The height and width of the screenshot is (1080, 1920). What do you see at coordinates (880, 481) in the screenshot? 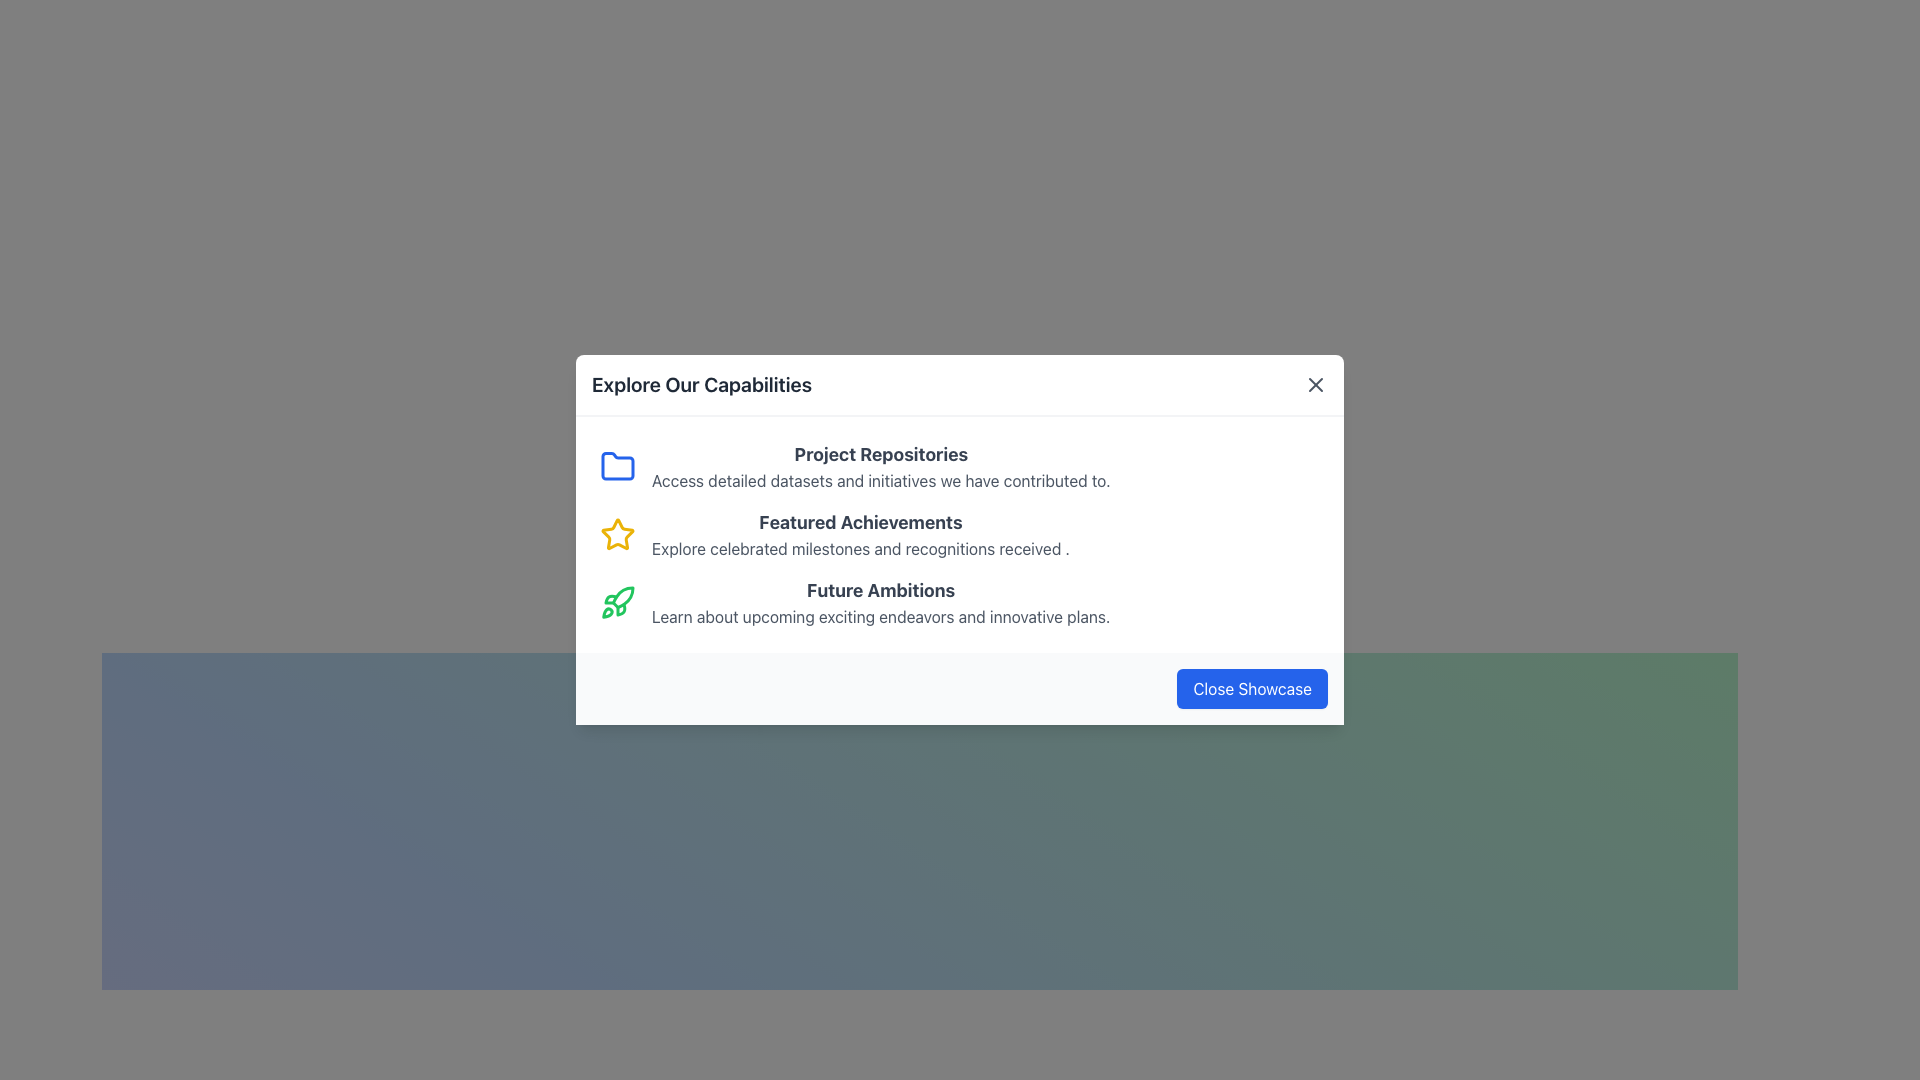
I see `descriptive text label located directly underneath the heading 'Project Repositories' which provides additional context about the section` at bounding box center [880, 481].